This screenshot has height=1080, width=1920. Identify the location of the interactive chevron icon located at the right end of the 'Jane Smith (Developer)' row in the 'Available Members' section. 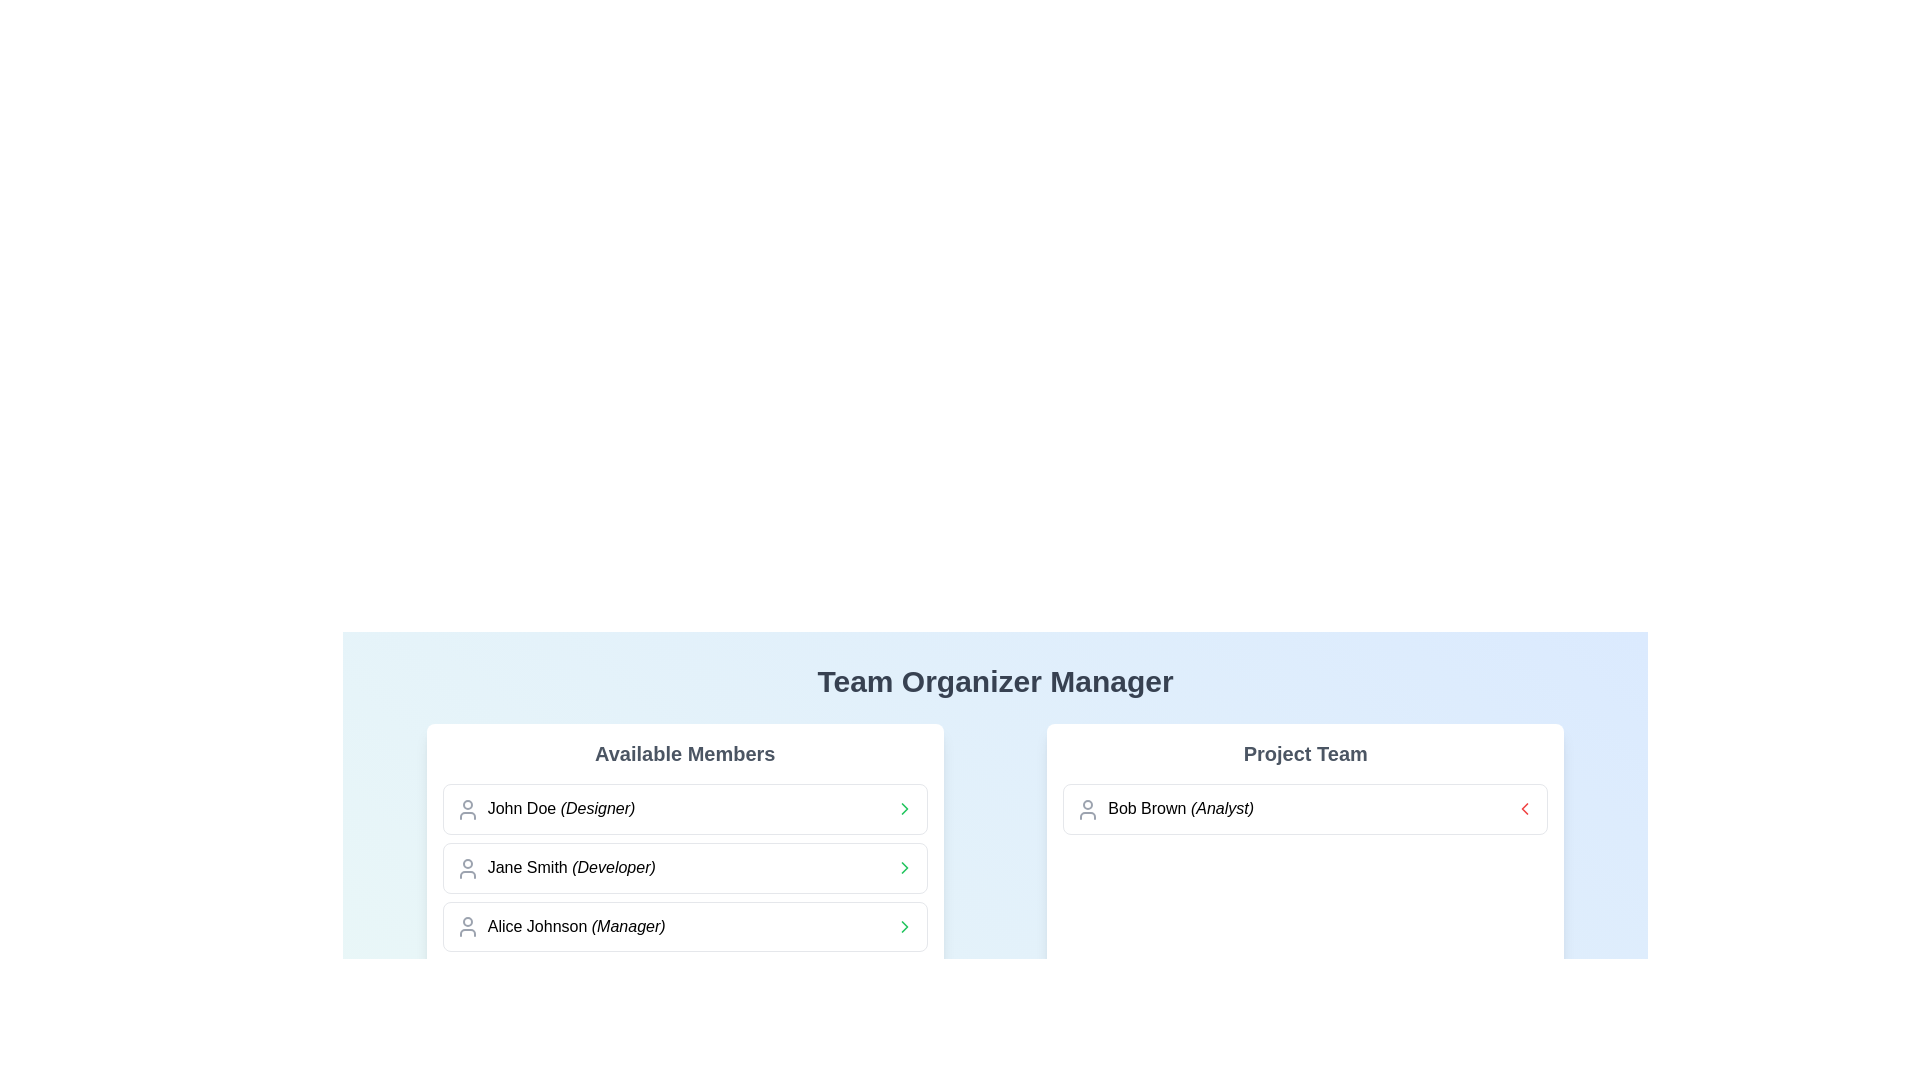
(903, 867).